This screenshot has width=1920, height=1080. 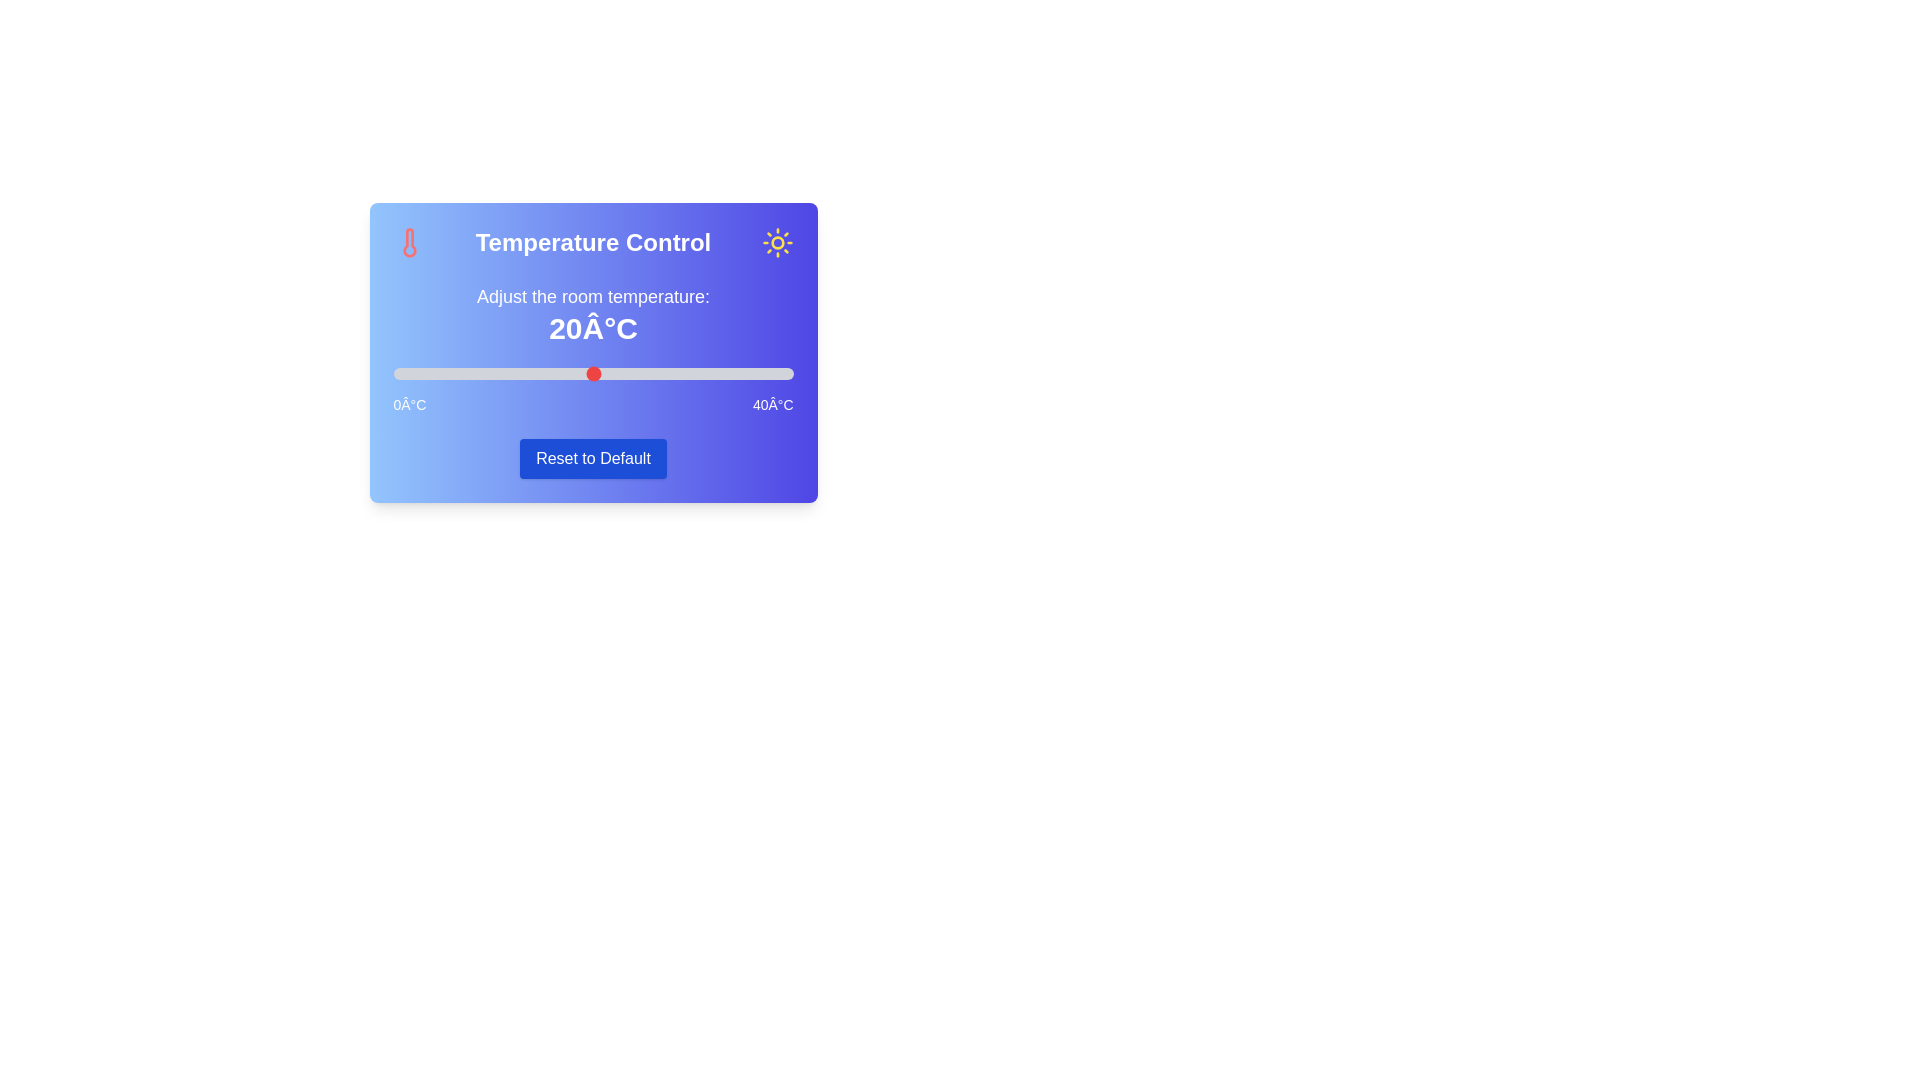 What do you see at coordinates (592, 459) in the screenshot?
I see `'Reset to Default' button to reset the temperature to the default value` at bounding box center [592, 459].